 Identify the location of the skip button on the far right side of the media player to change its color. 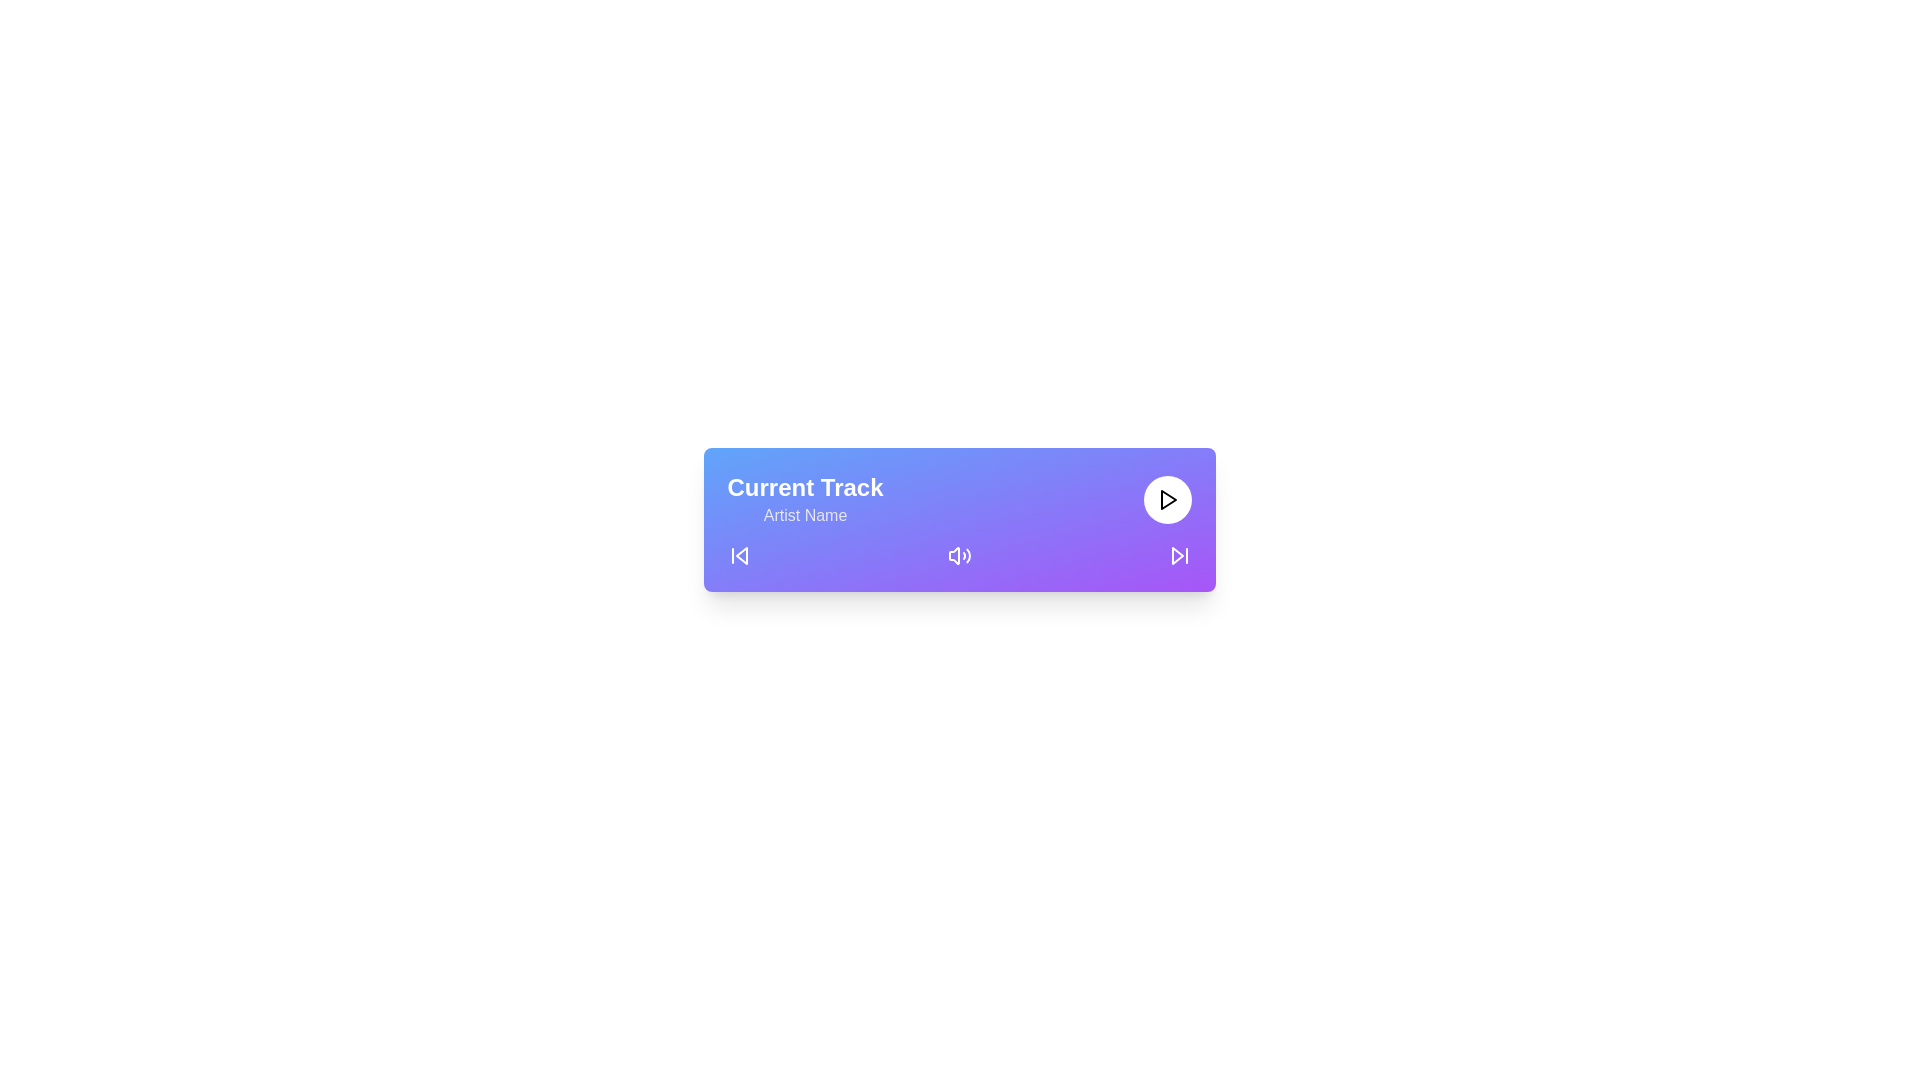
(1179, 555).